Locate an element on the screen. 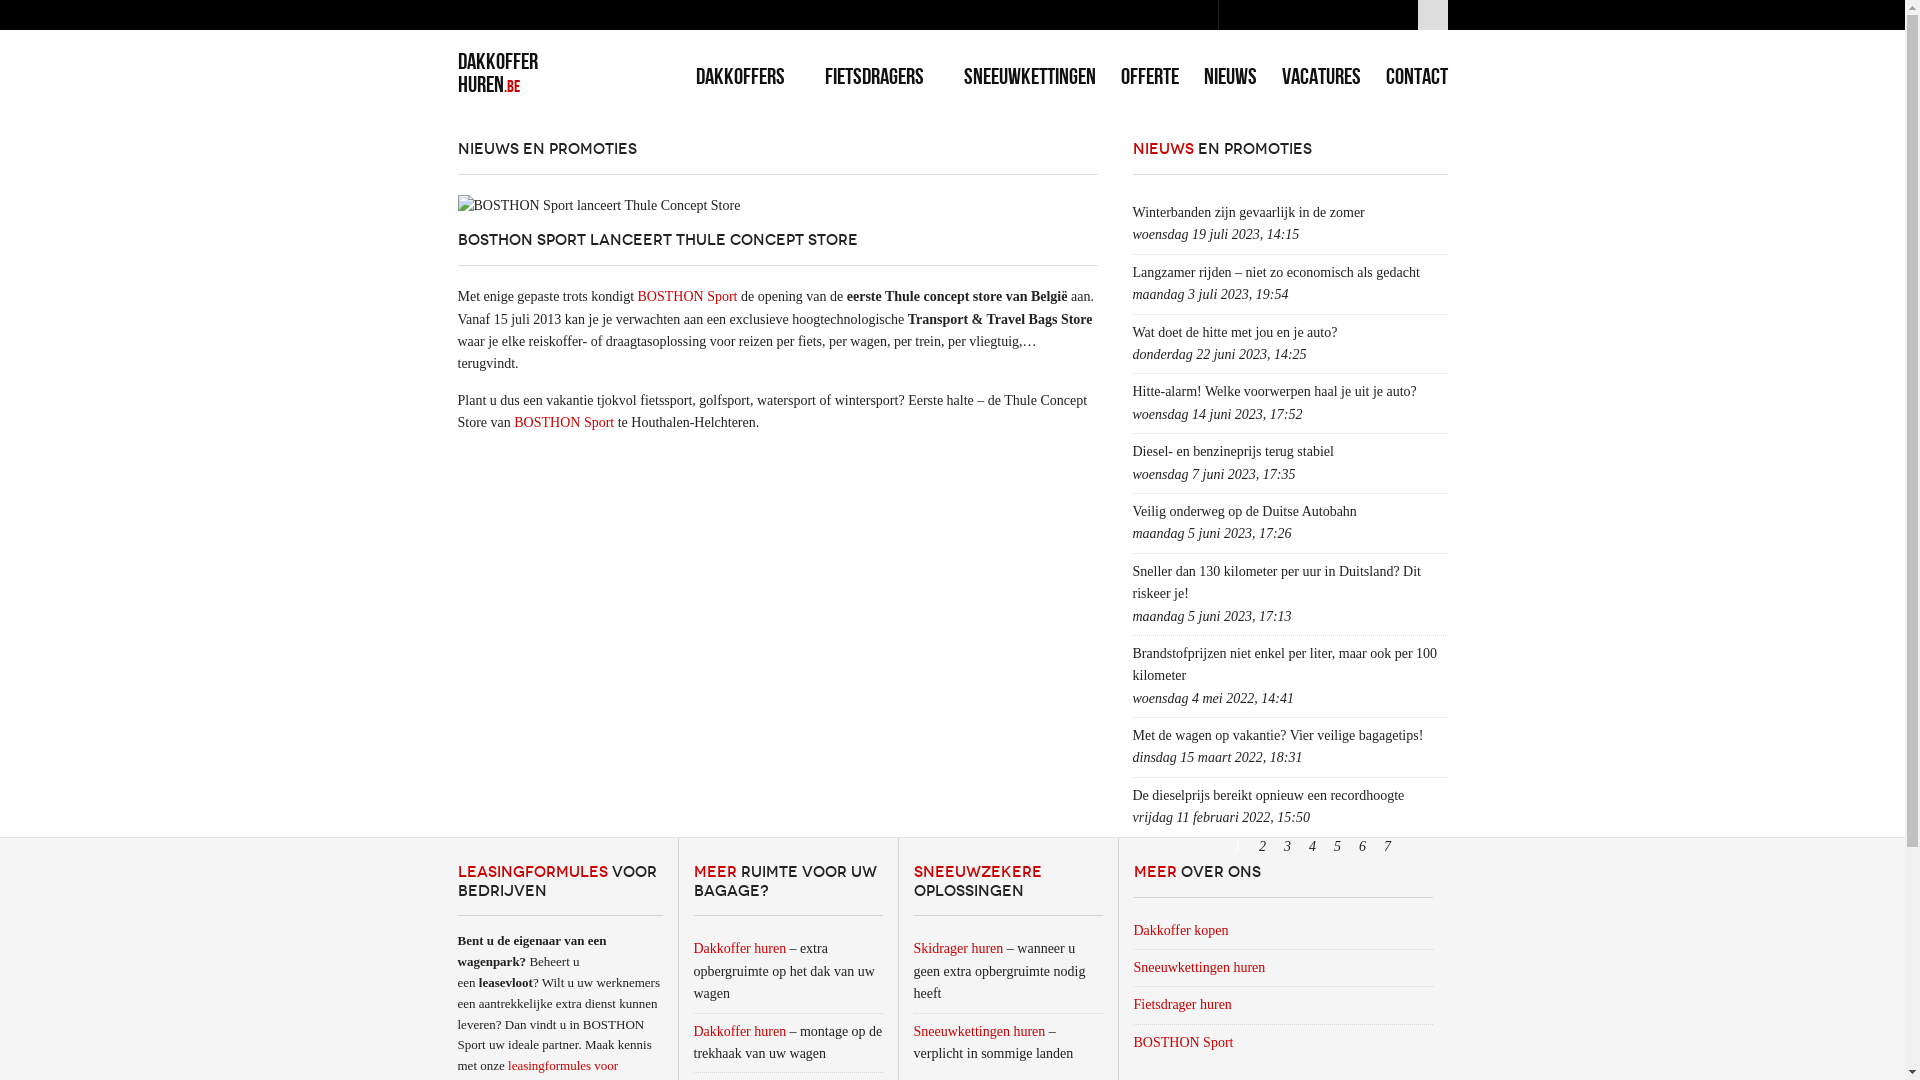 The height and width of the screenshot is (1080, 1920). 'Hitte-alarm! Welke voorwerpen haal je uit je auto?' is located at coordinates (1272, 391).